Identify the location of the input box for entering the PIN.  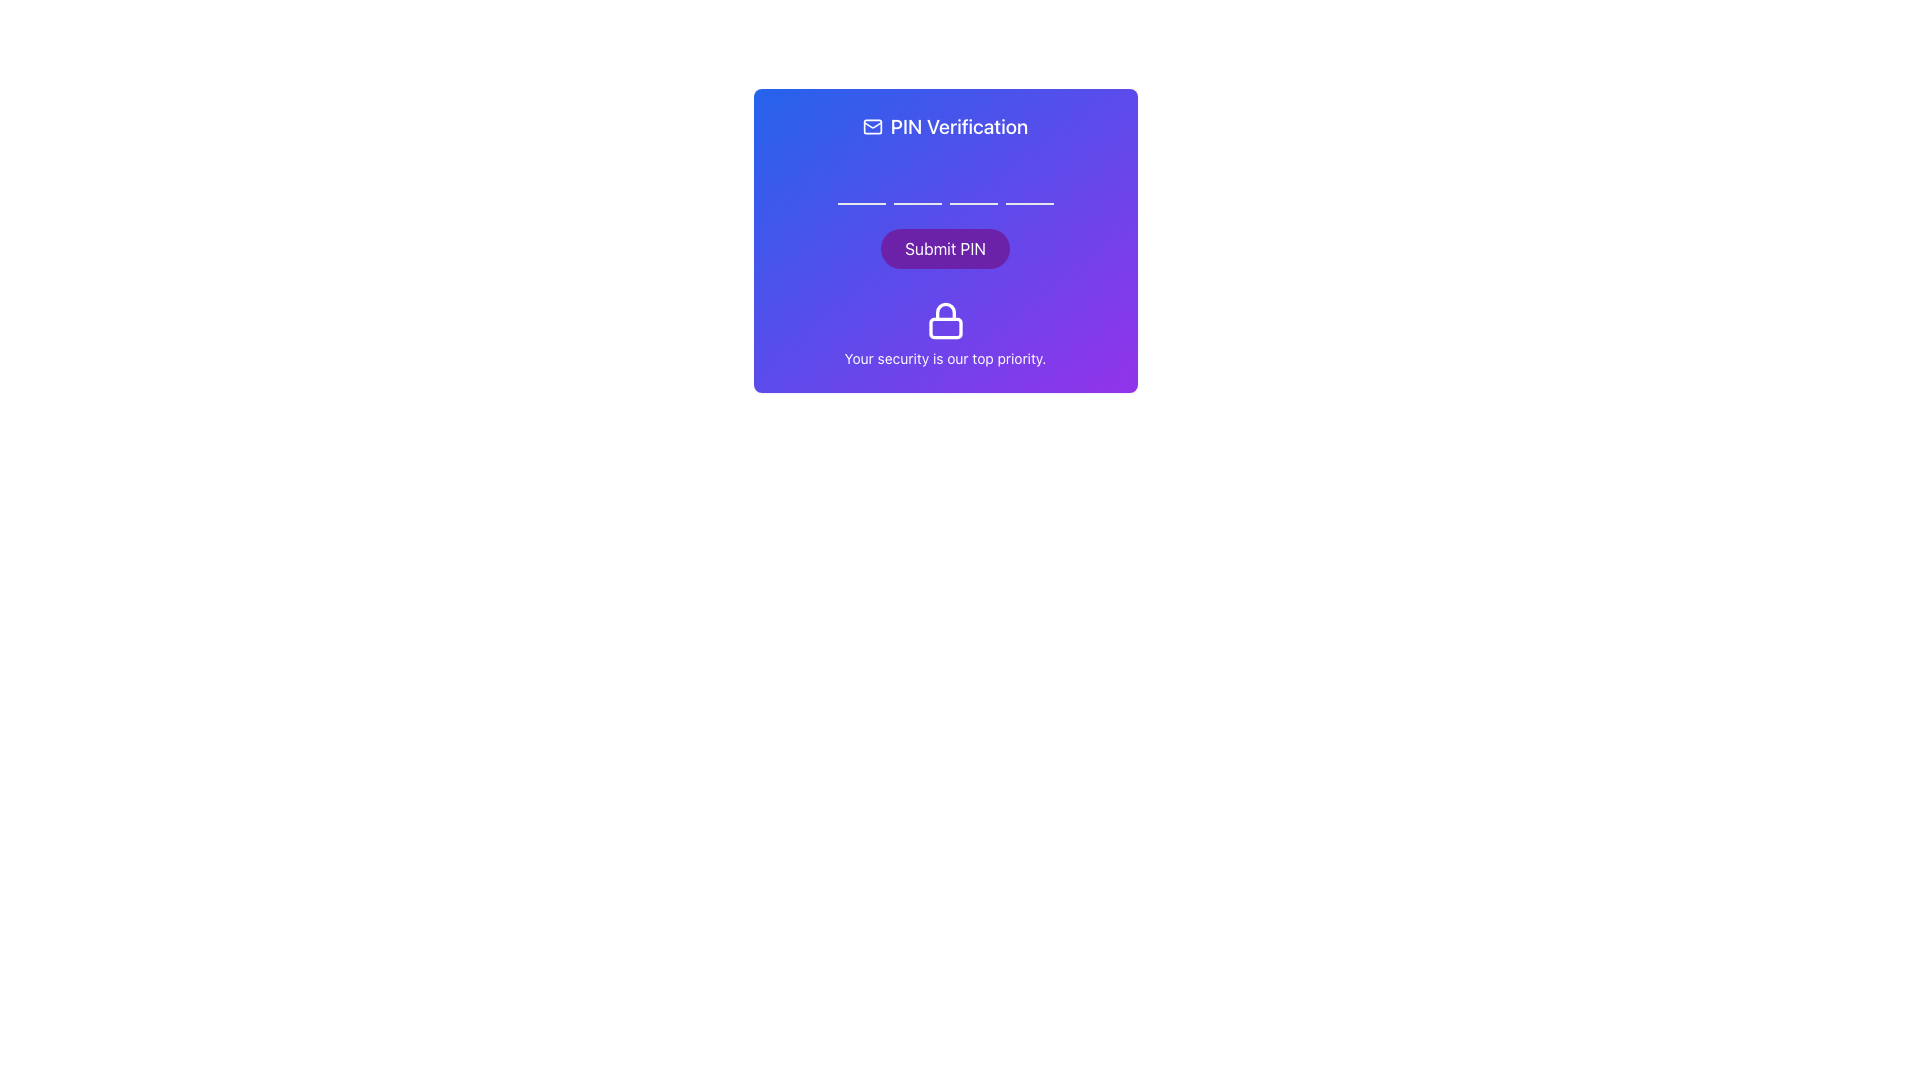
(944, 181).